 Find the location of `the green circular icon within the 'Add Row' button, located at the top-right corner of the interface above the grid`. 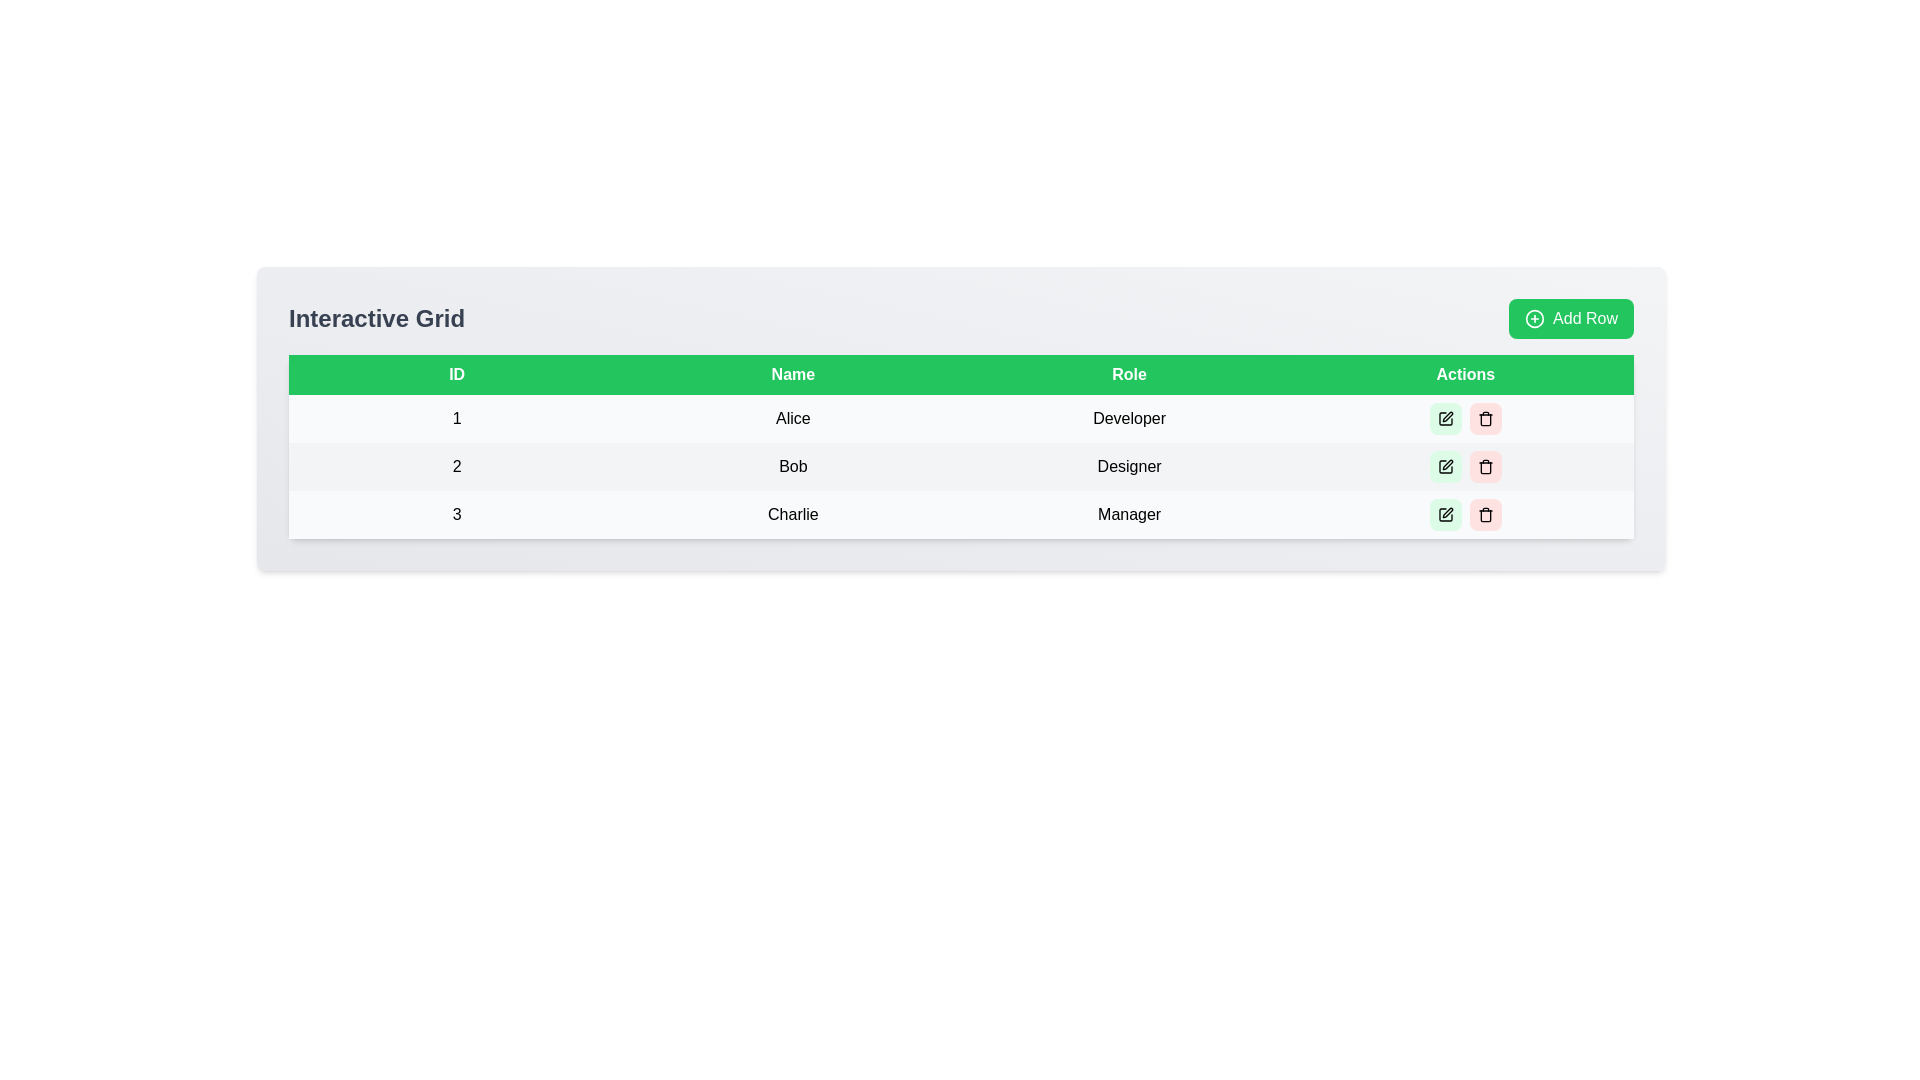

the green circular icon within the 'Add Row' button, located at the top-right corner of the interface above the grid is located at coordinates (1534, 318).